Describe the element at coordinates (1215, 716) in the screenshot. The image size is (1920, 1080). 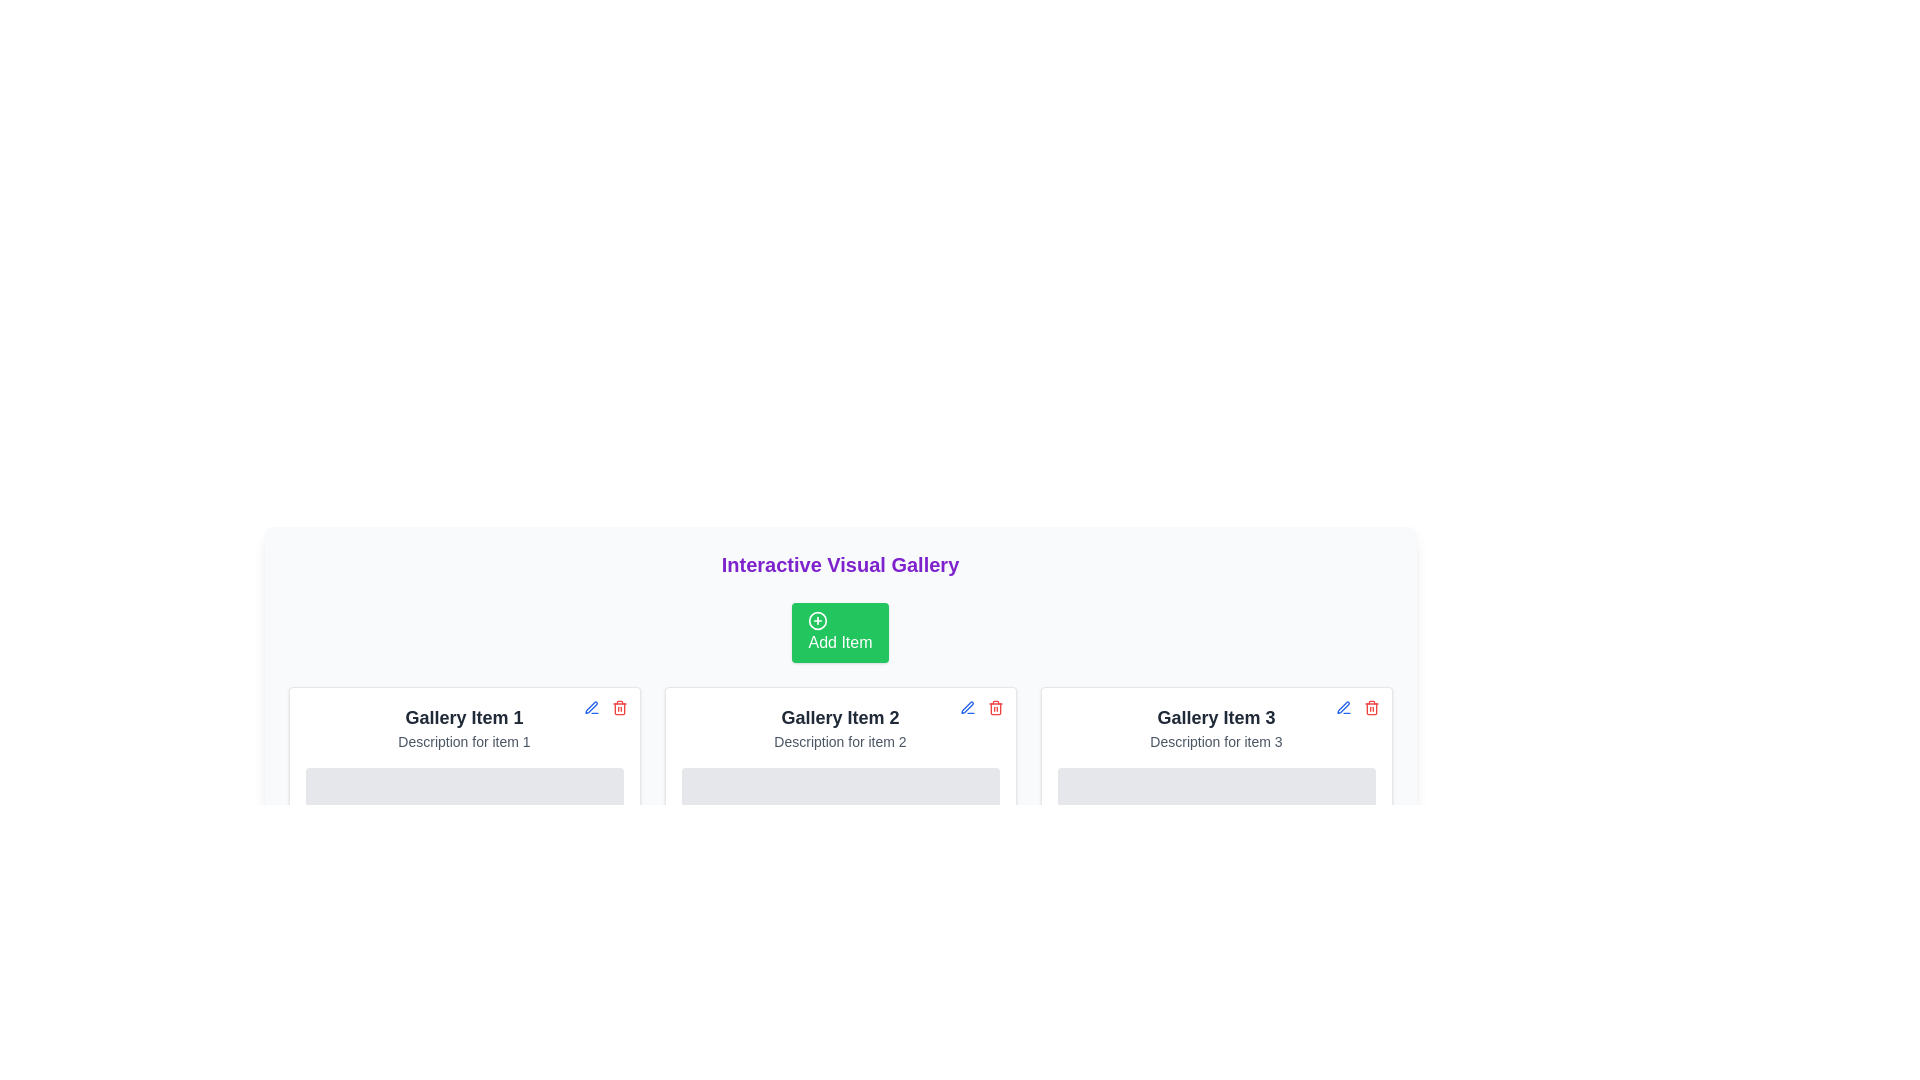
I see `the text label displaying 'Gallery Item 3', which is a bold, dark gray title within a light-colored bordered box, positioned above its descriptive text and image placeholder` at that location.